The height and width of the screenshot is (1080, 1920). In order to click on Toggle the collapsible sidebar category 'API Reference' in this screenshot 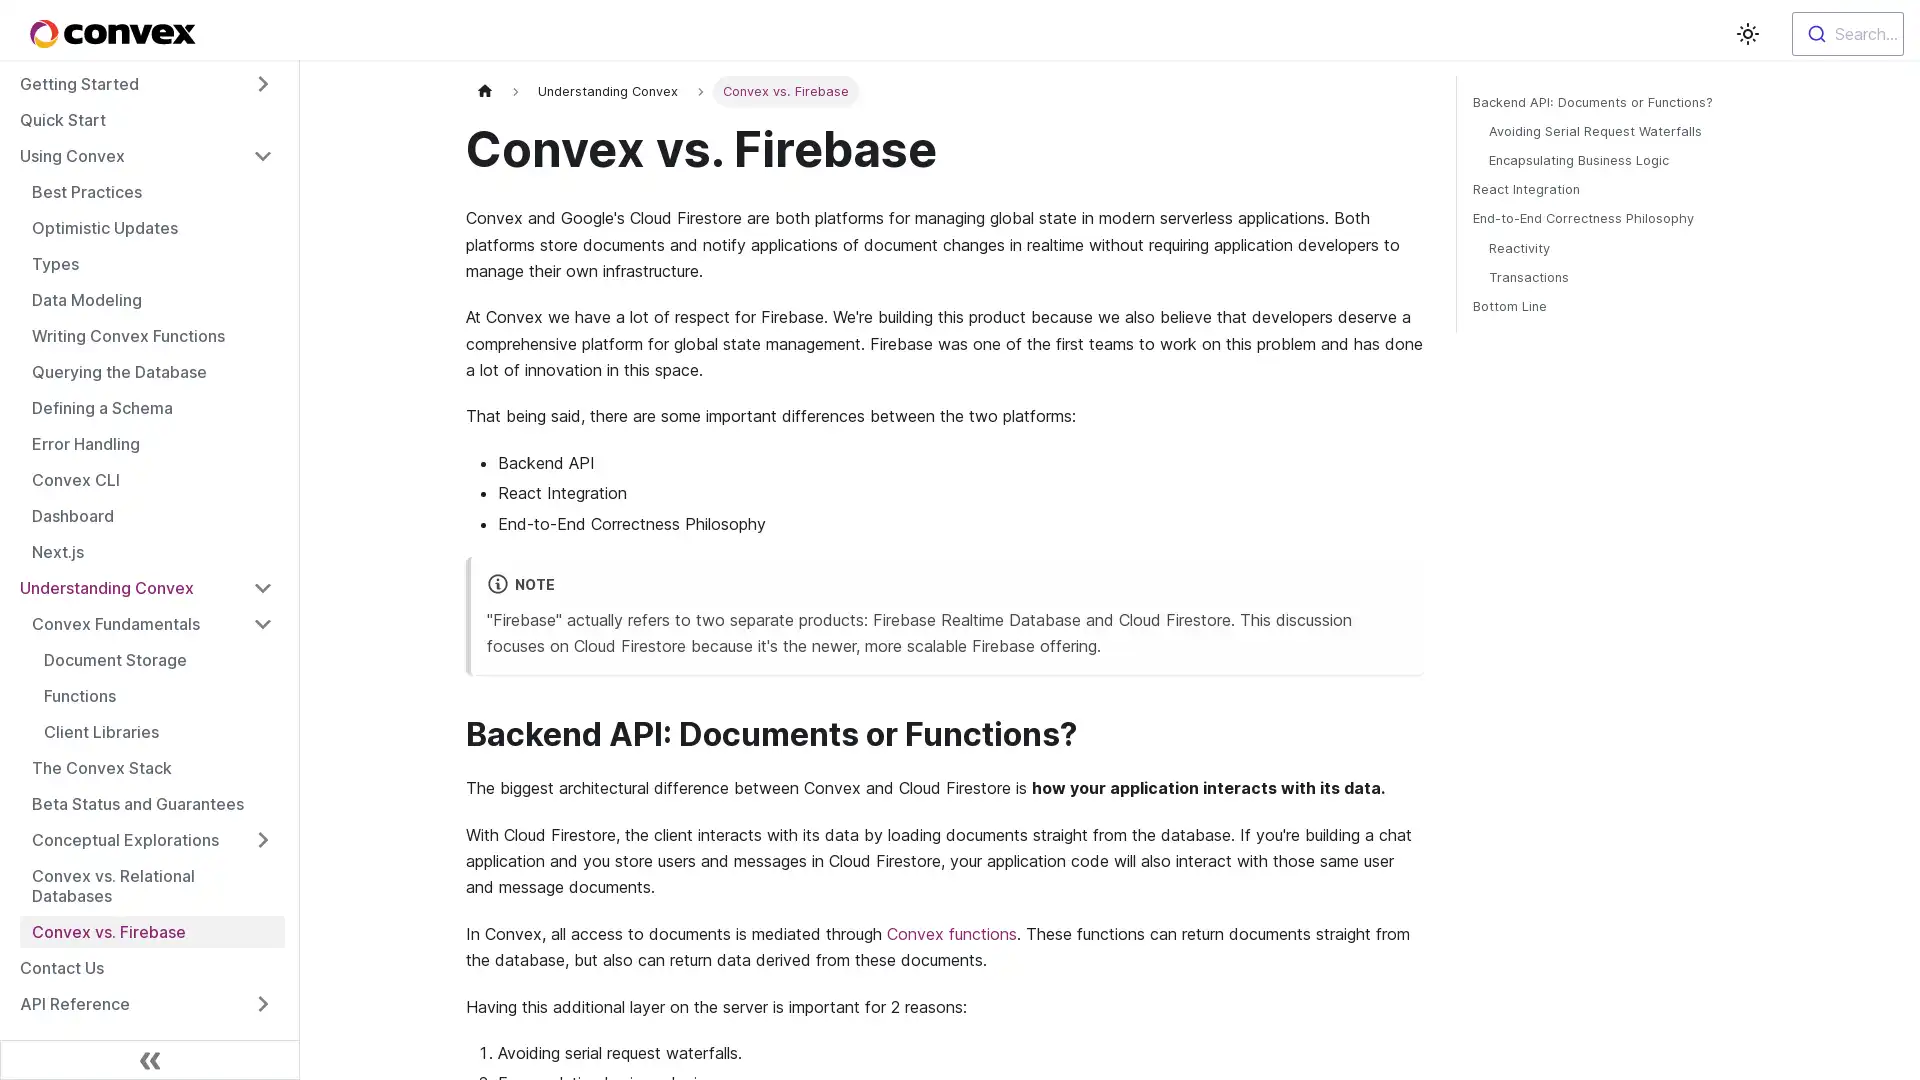, I will do `click(262, 1003)`.